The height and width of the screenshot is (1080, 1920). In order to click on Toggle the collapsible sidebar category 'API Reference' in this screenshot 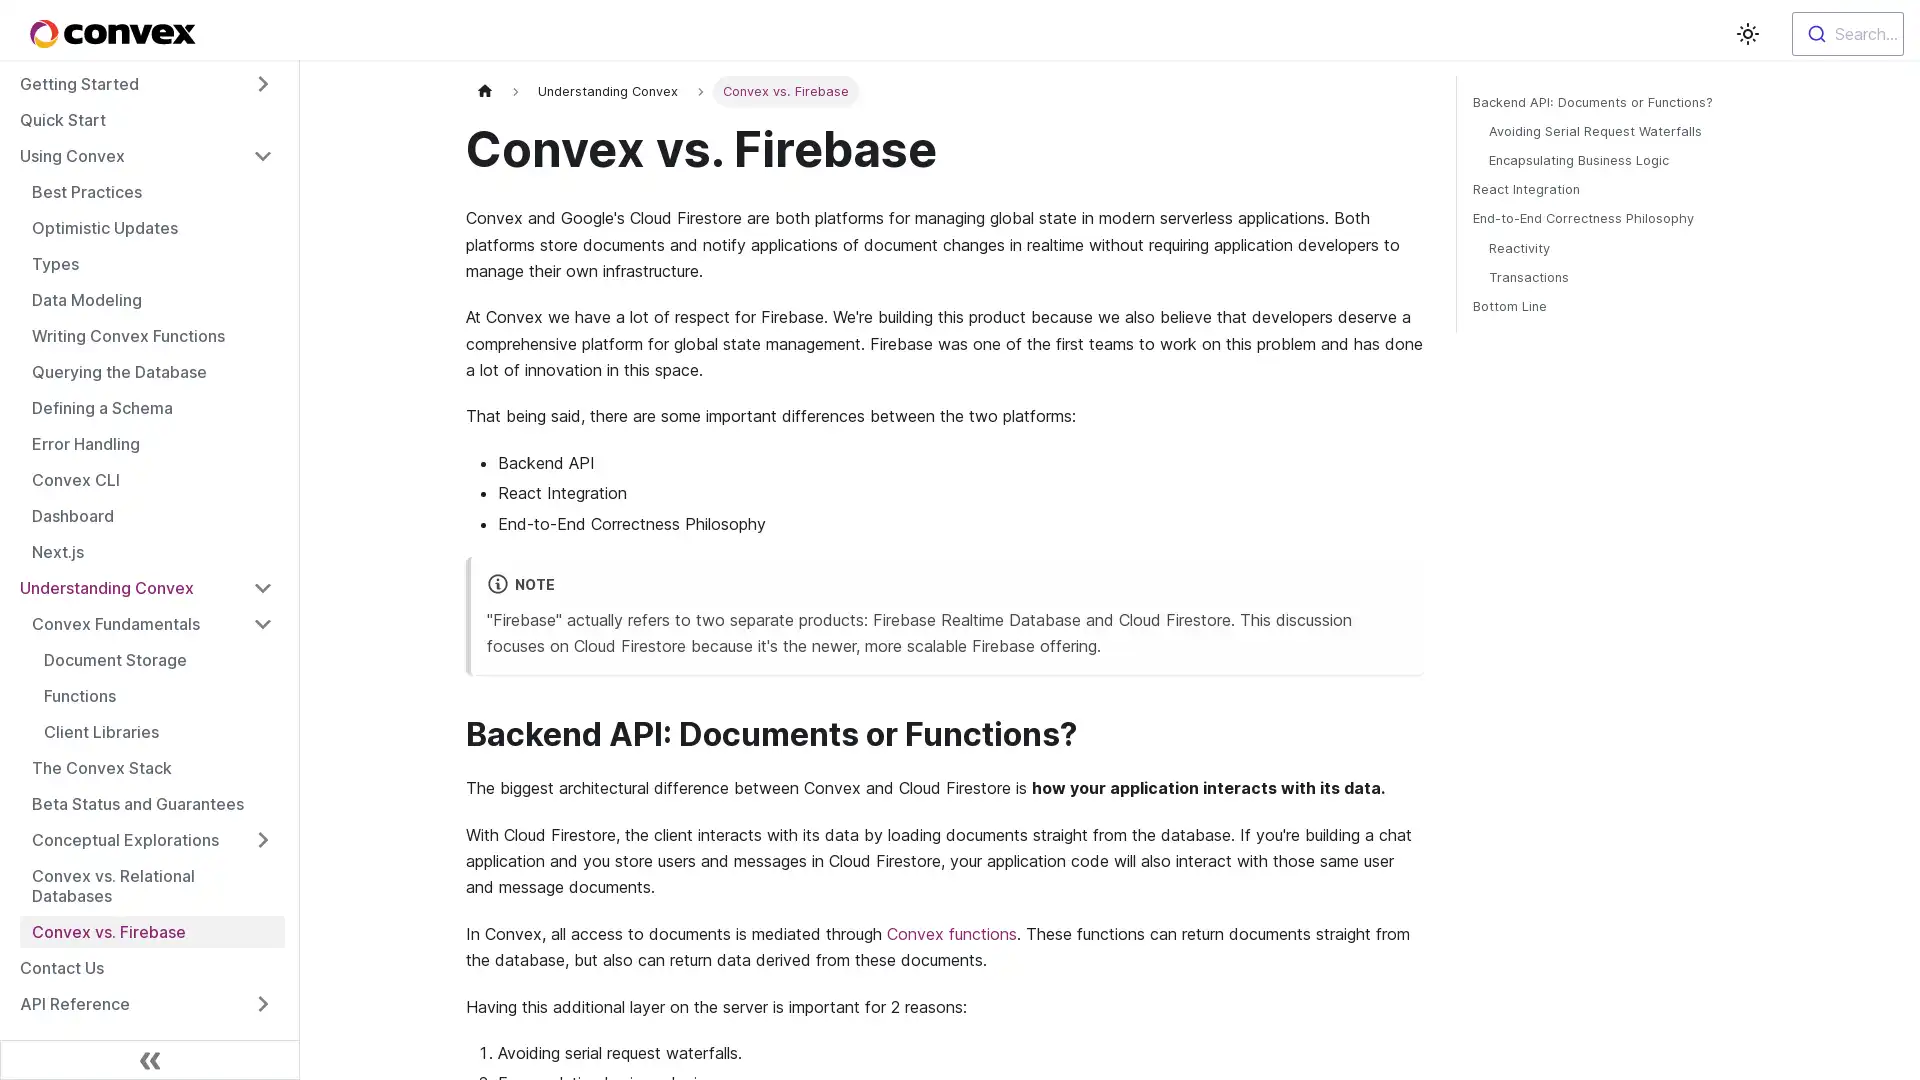, I will do `click(262, 1003)`.